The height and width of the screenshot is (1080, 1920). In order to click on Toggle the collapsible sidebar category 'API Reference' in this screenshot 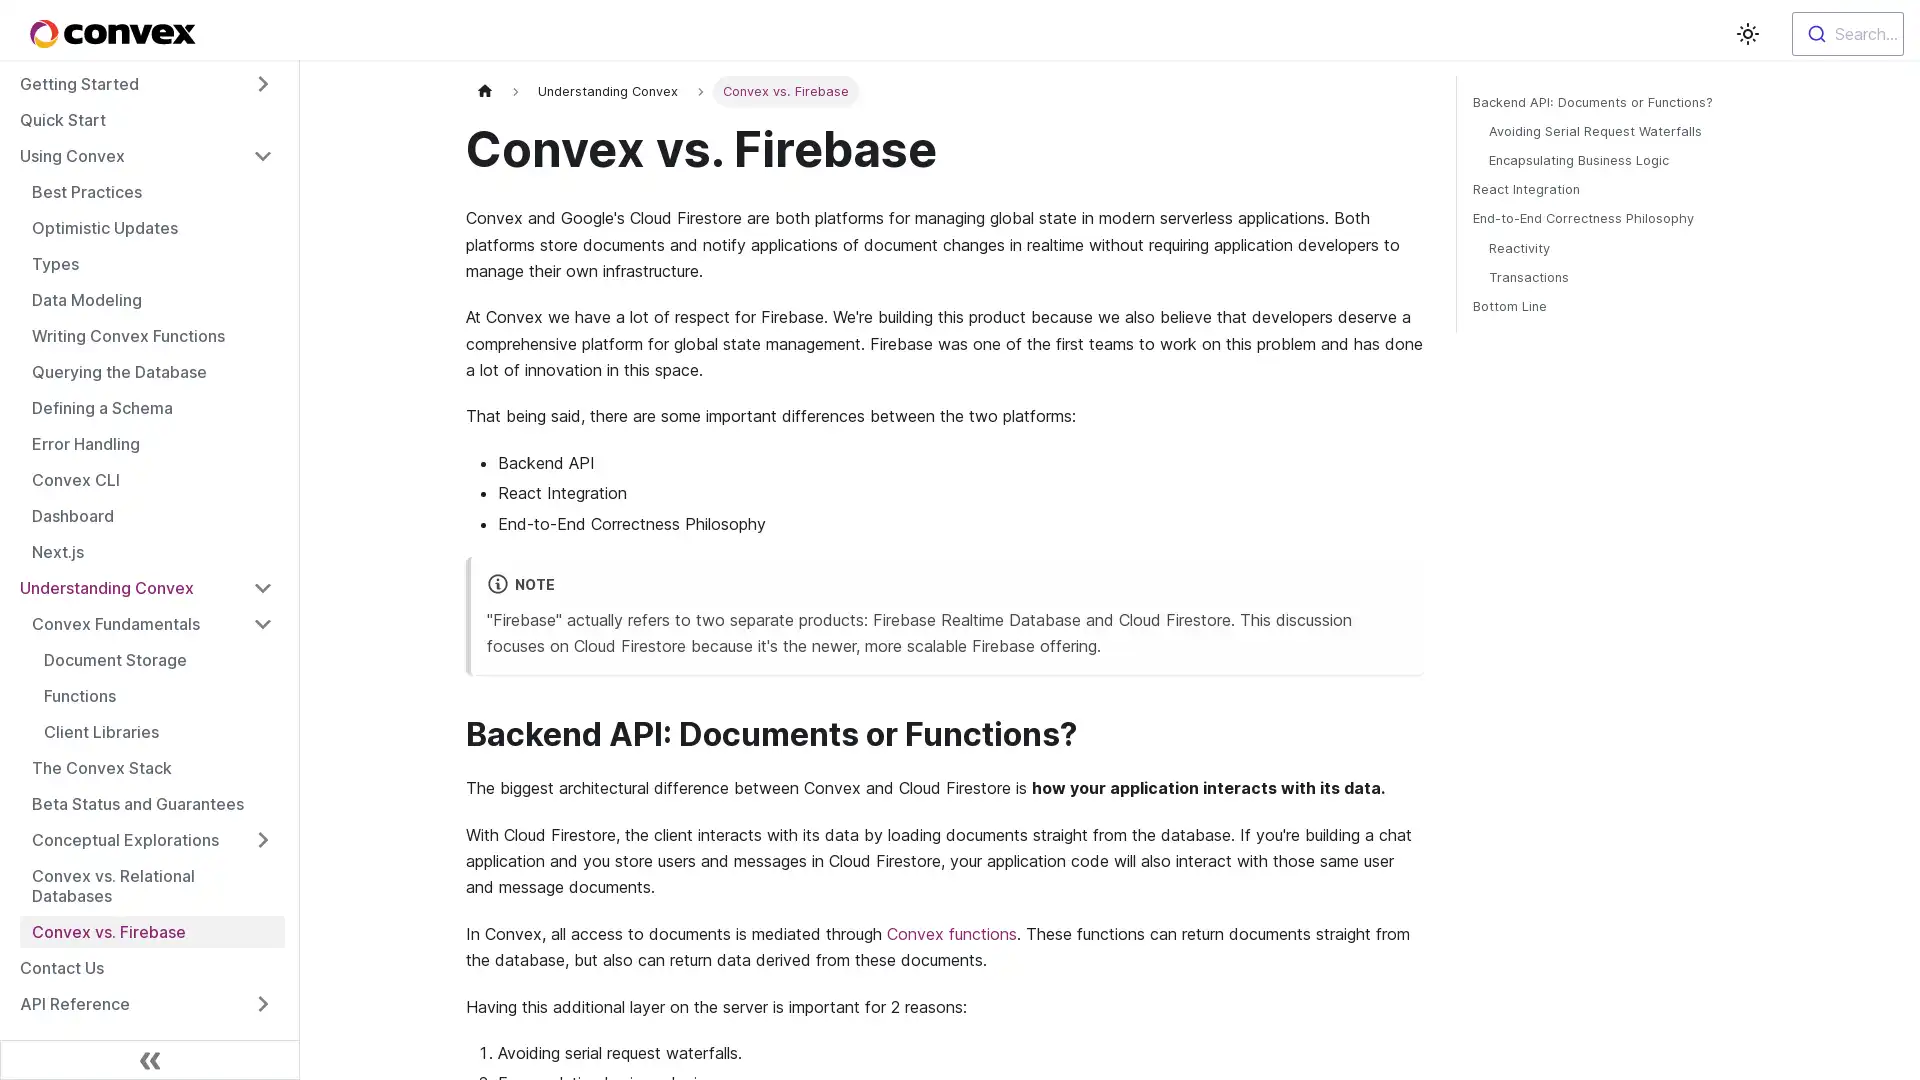, I will do `click(262, 1003)`.